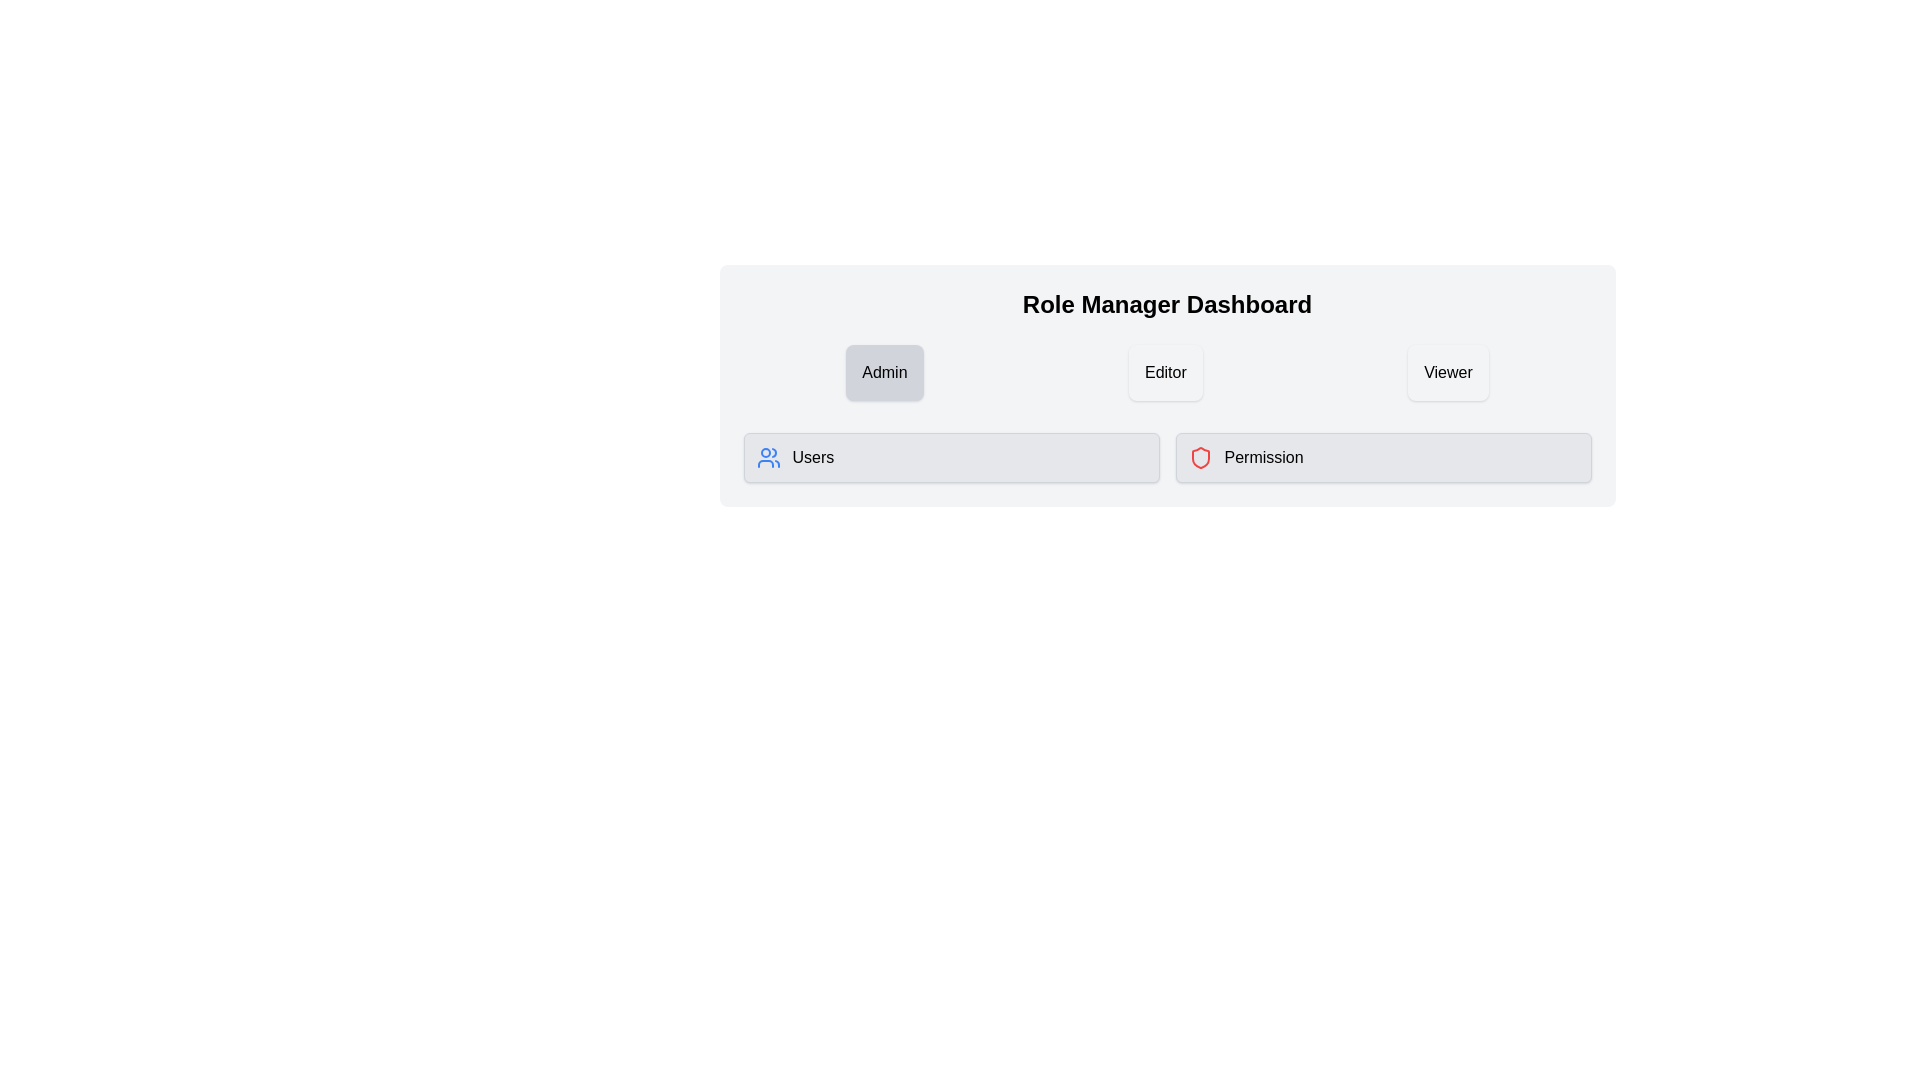 This screenshot has width=1920, height=1080. Describe the element at coordinates (767, 458) in the screenshot. I see `the blue user management icon located on the left side of the interface, next to the 'Users' label` at that location.